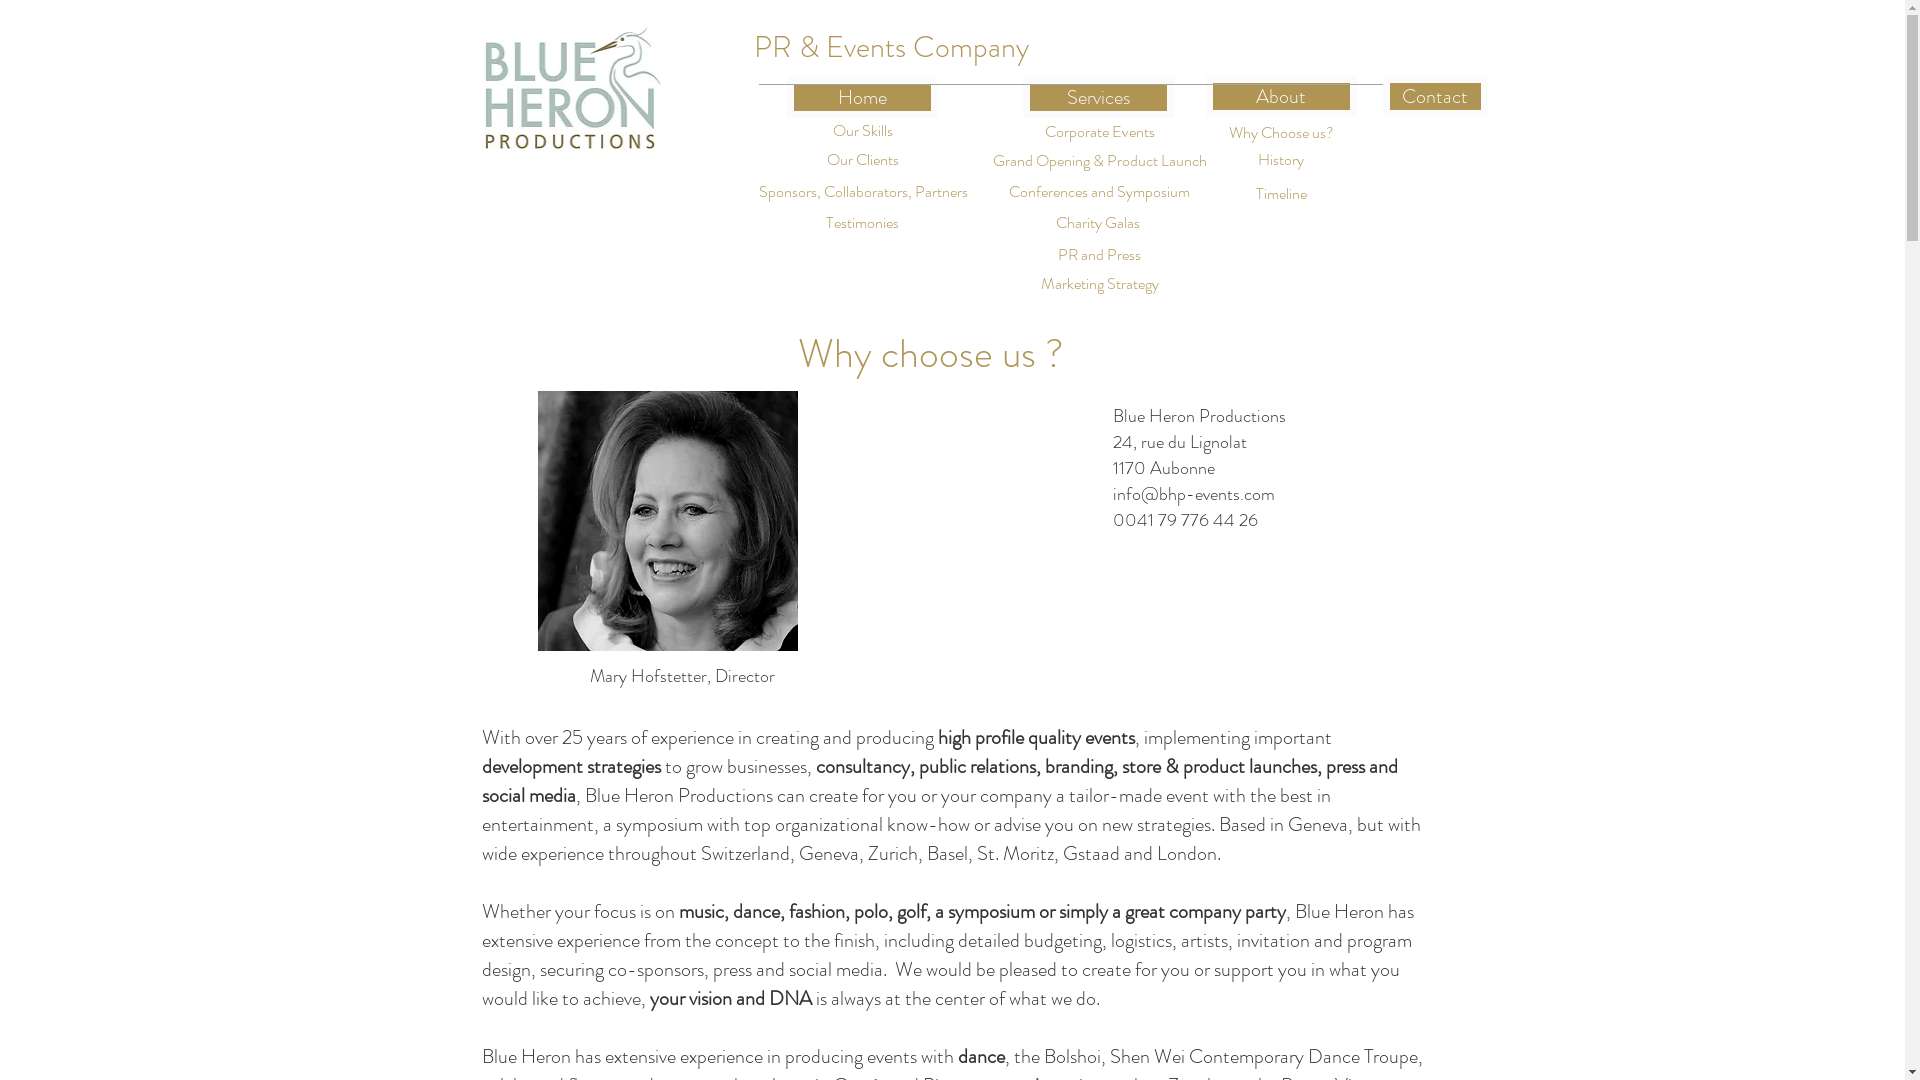 Image resolution: width=1920 pixels, height=1080 pixels. I want to click on 'info@bhp-events.com', so click(1193, 493).